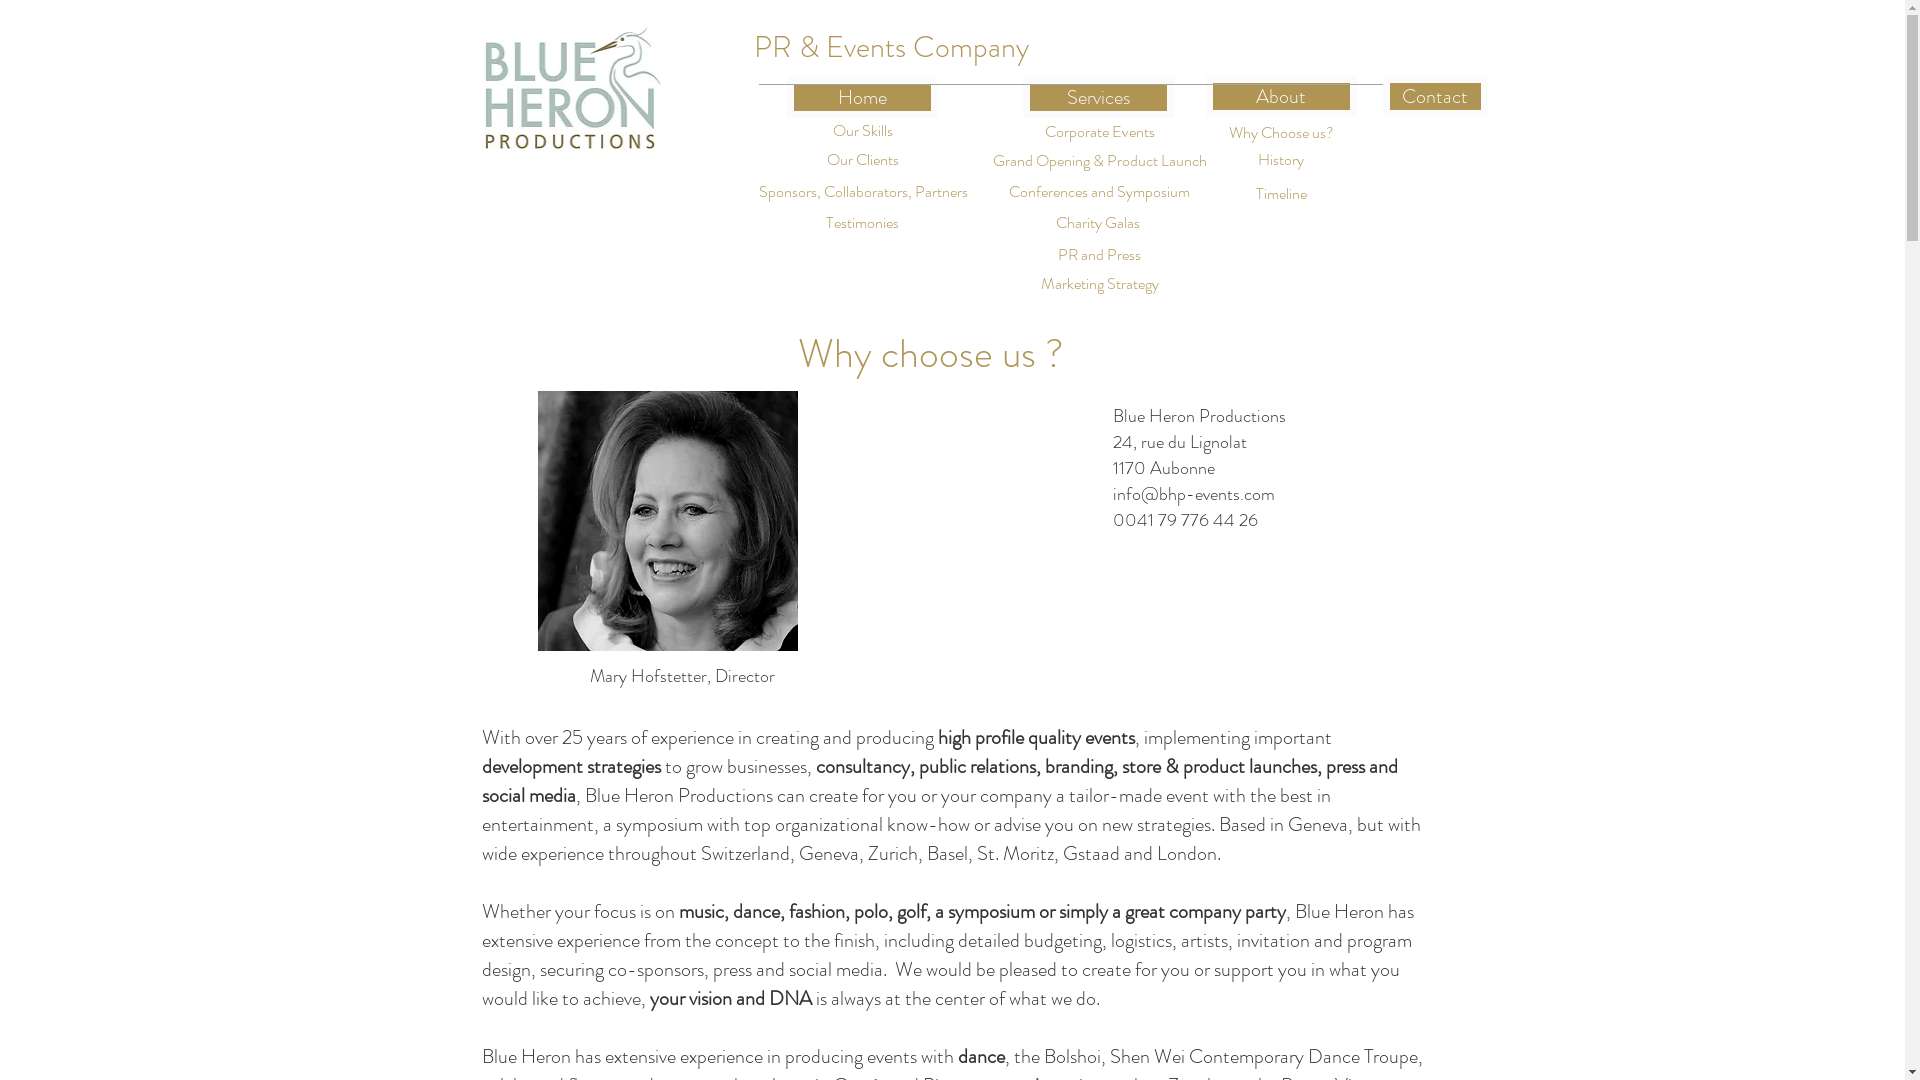 Image resolution: width=1920 pixels, height=1080 pixels. I want to click on 'info@bhp-events.com', so click(1193, 493).